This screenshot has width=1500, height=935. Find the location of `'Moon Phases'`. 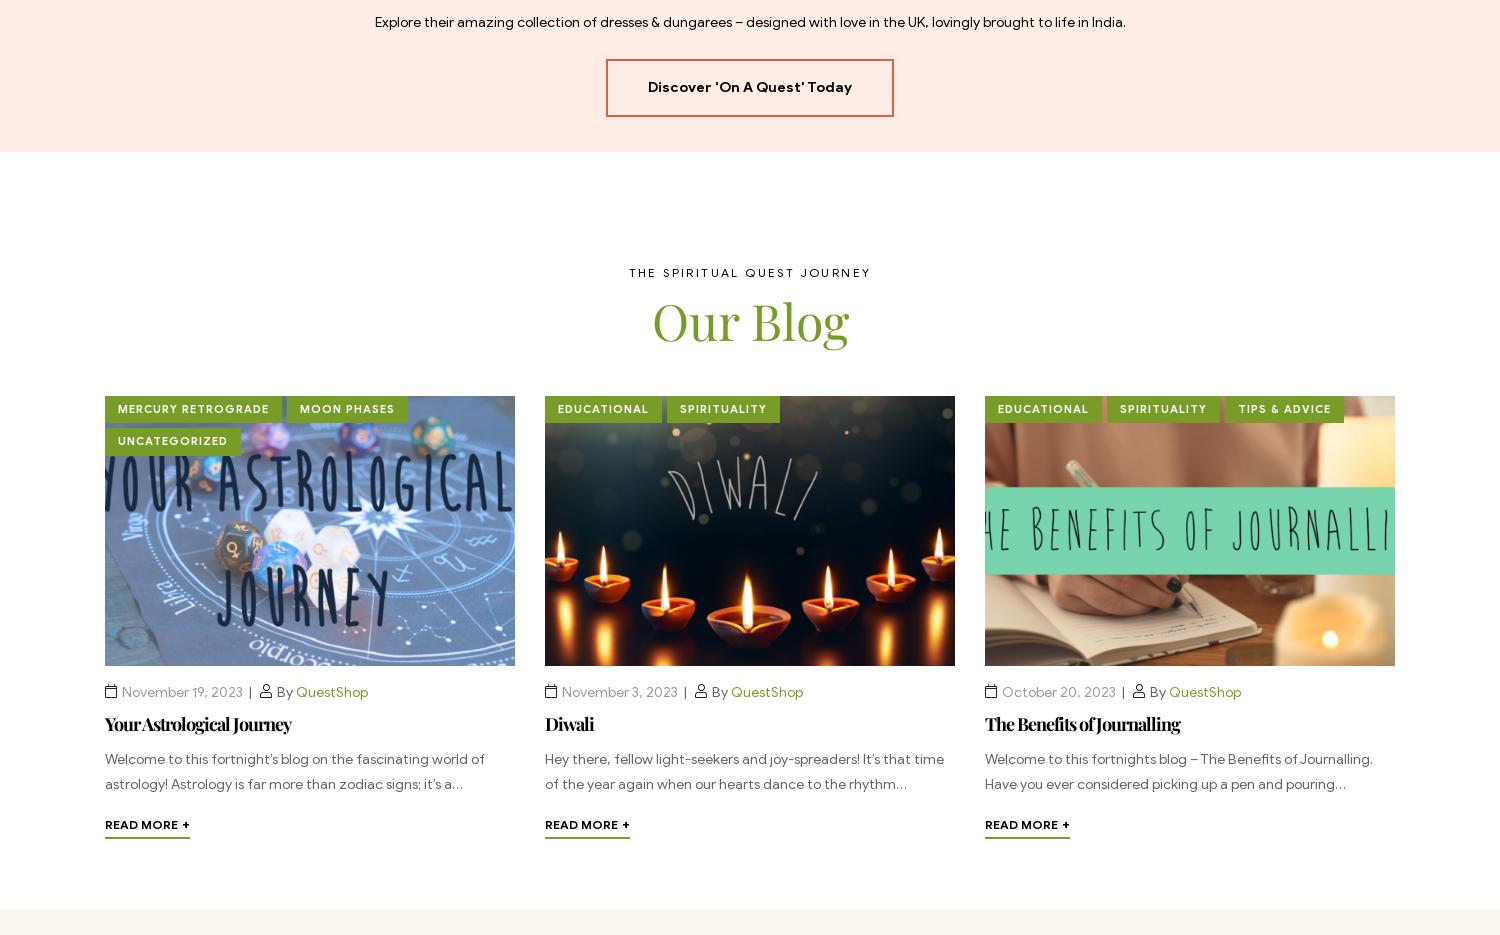

'Moon Phases' is located at coordinates (346, 408).